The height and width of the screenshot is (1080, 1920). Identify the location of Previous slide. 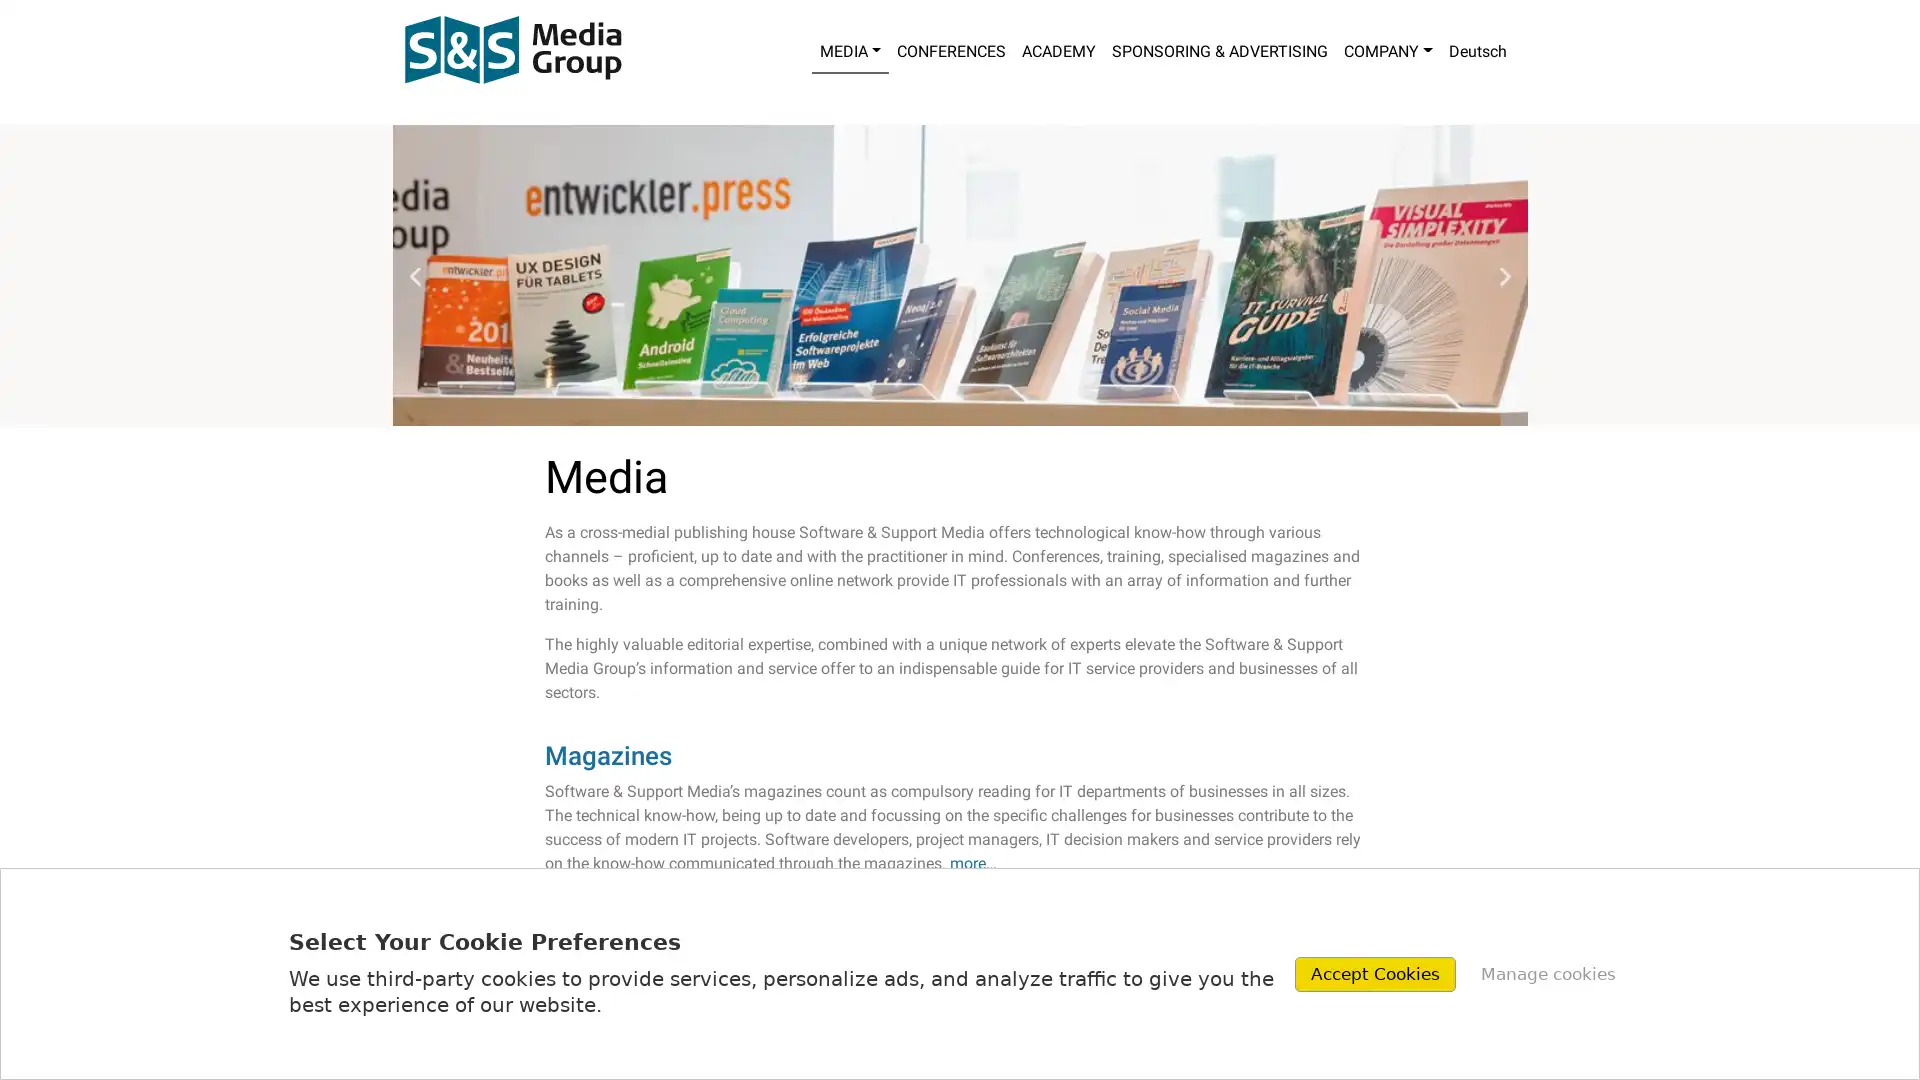
(413, 275).